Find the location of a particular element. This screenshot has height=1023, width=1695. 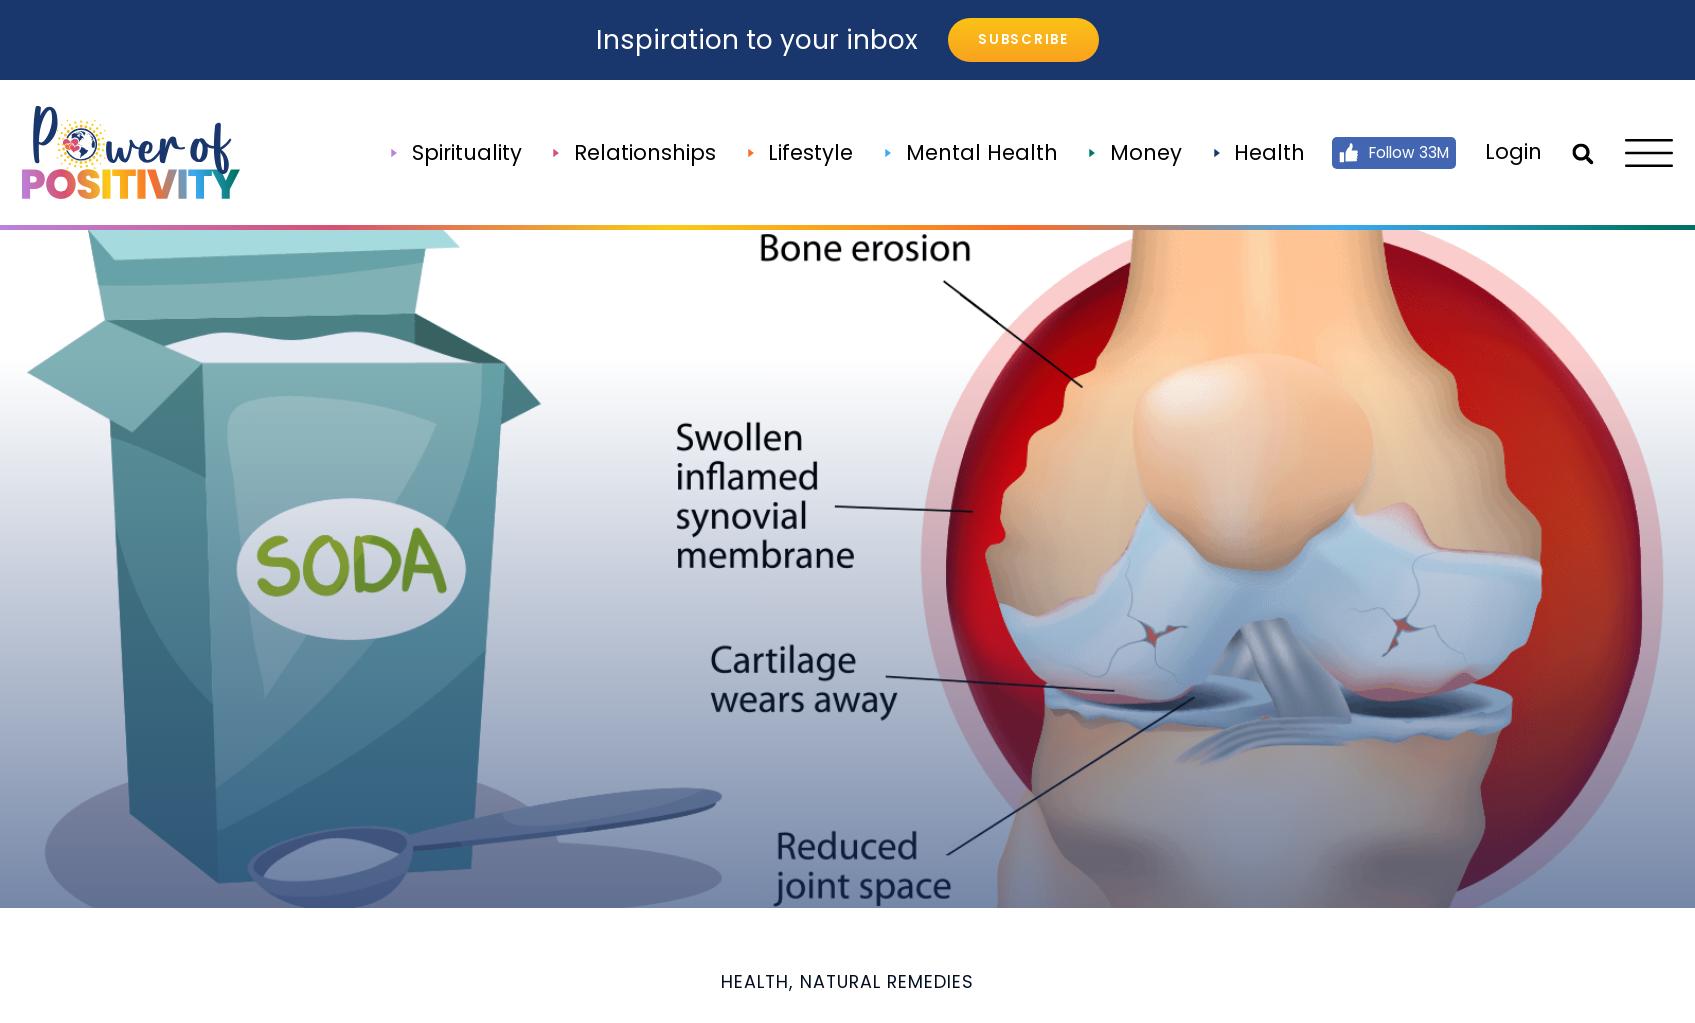

'Toxic People' is located at coordinates (937, 717).